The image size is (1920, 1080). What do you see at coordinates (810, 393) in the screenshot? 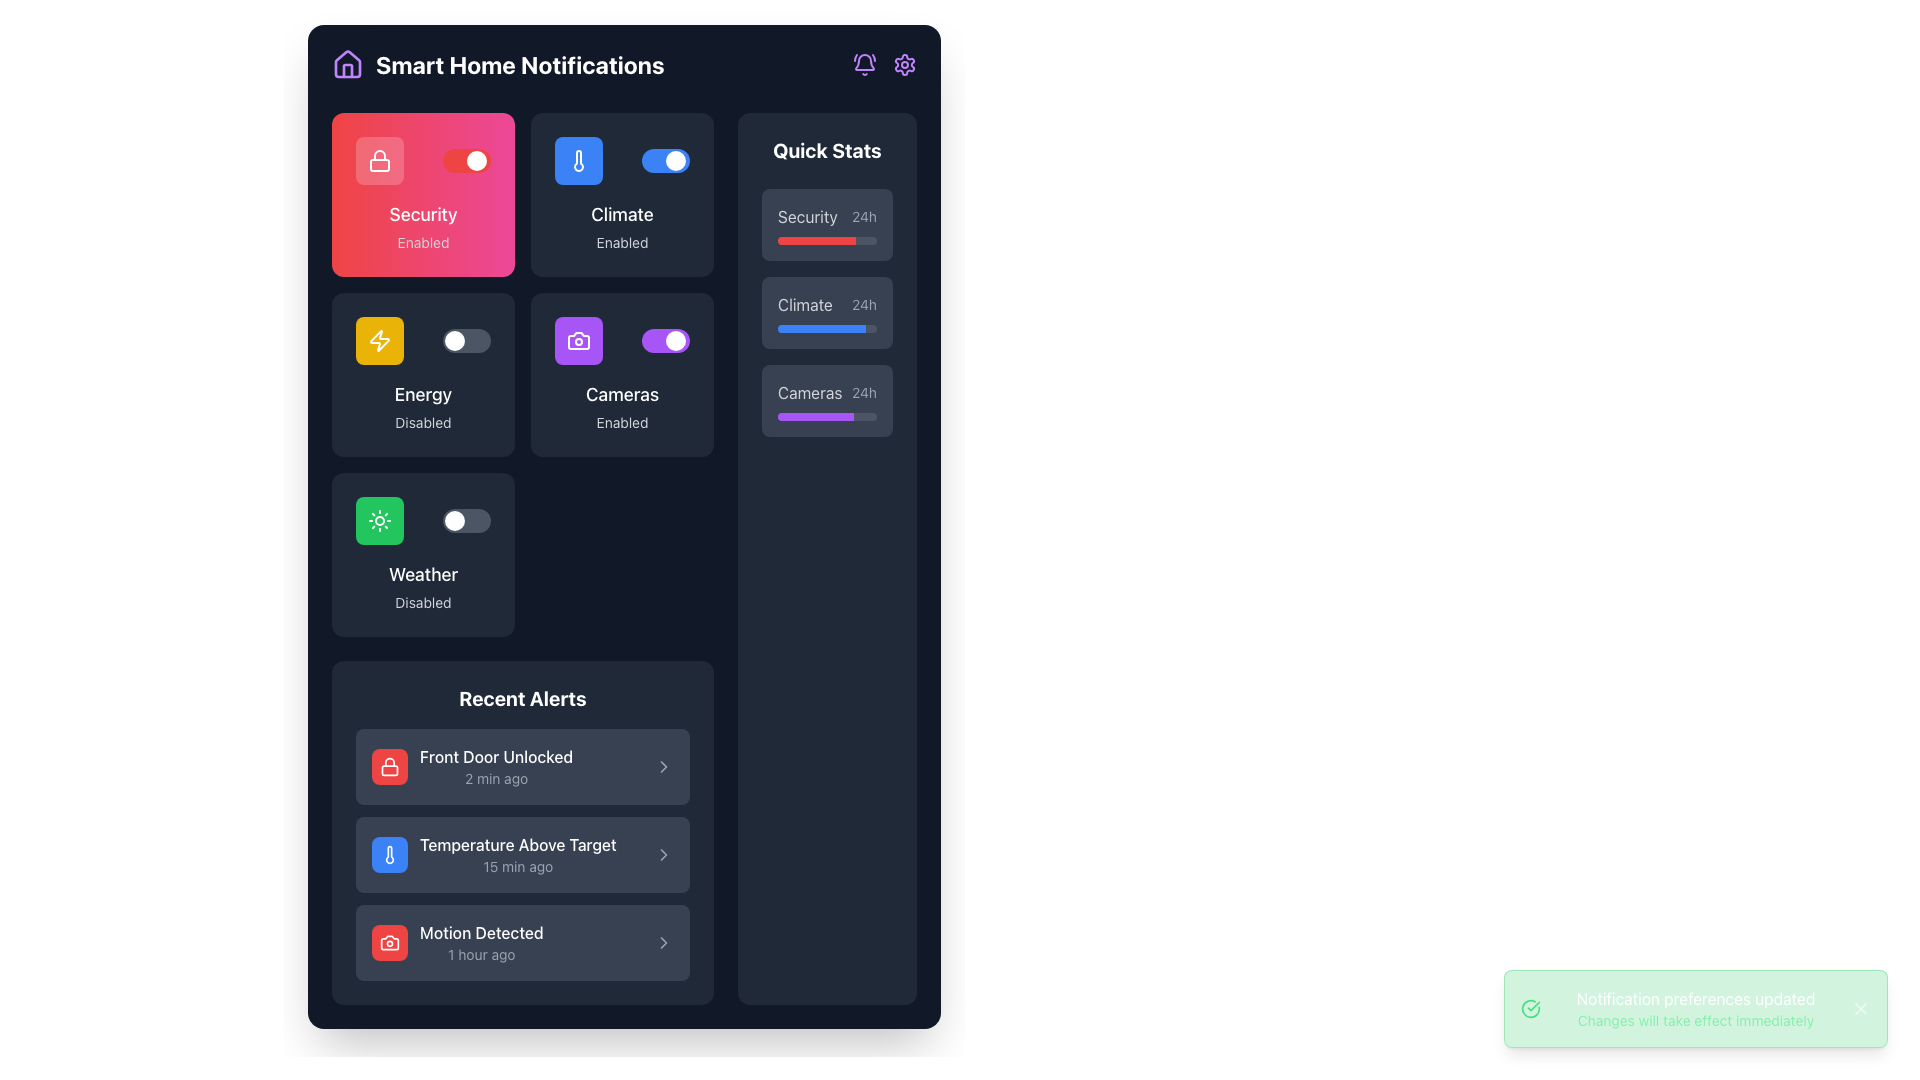
I see `the text label that identifies the statistics for cameras in the 'Quick Stats' section, positioned above the '24h' label` at bounding box center [810, 393].